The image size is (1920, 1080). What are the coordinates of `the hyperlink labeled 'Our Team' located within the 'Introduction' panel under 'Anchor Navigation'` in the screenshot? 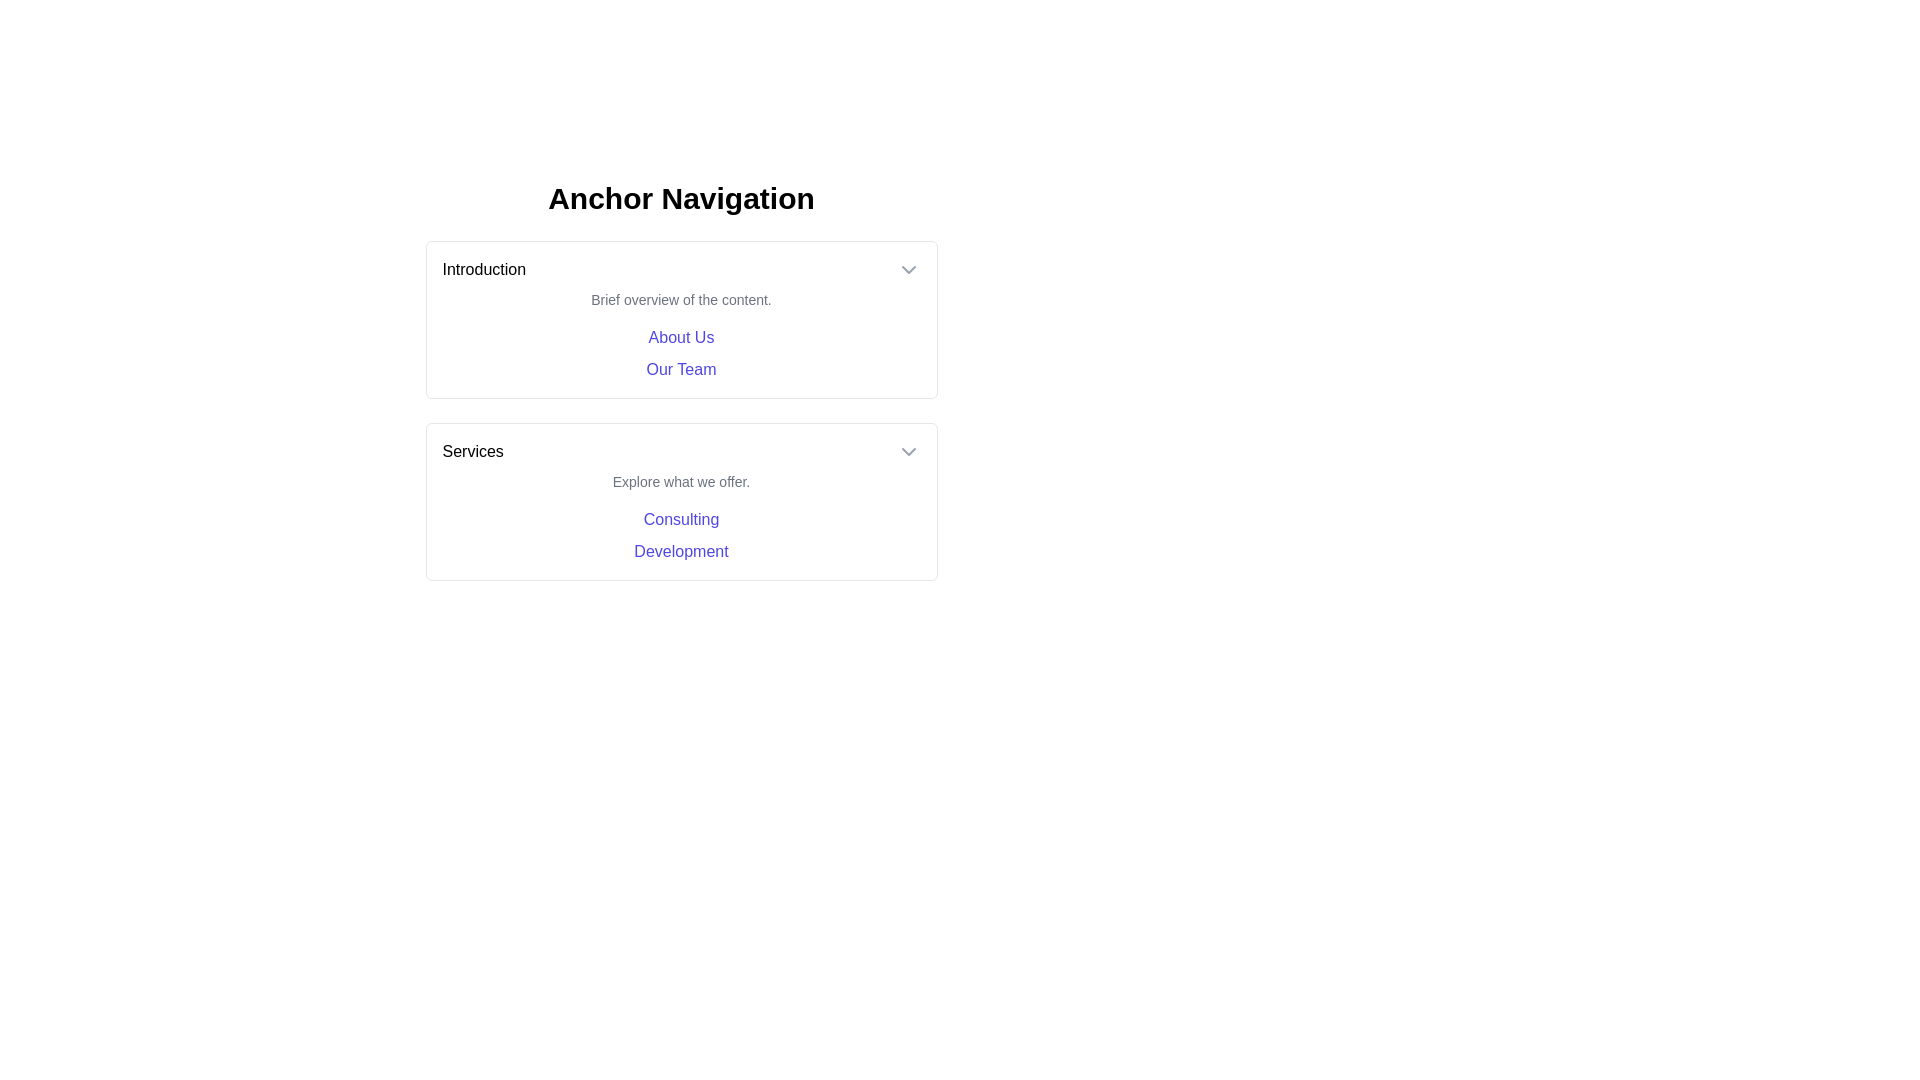 It's located at (681, 369).